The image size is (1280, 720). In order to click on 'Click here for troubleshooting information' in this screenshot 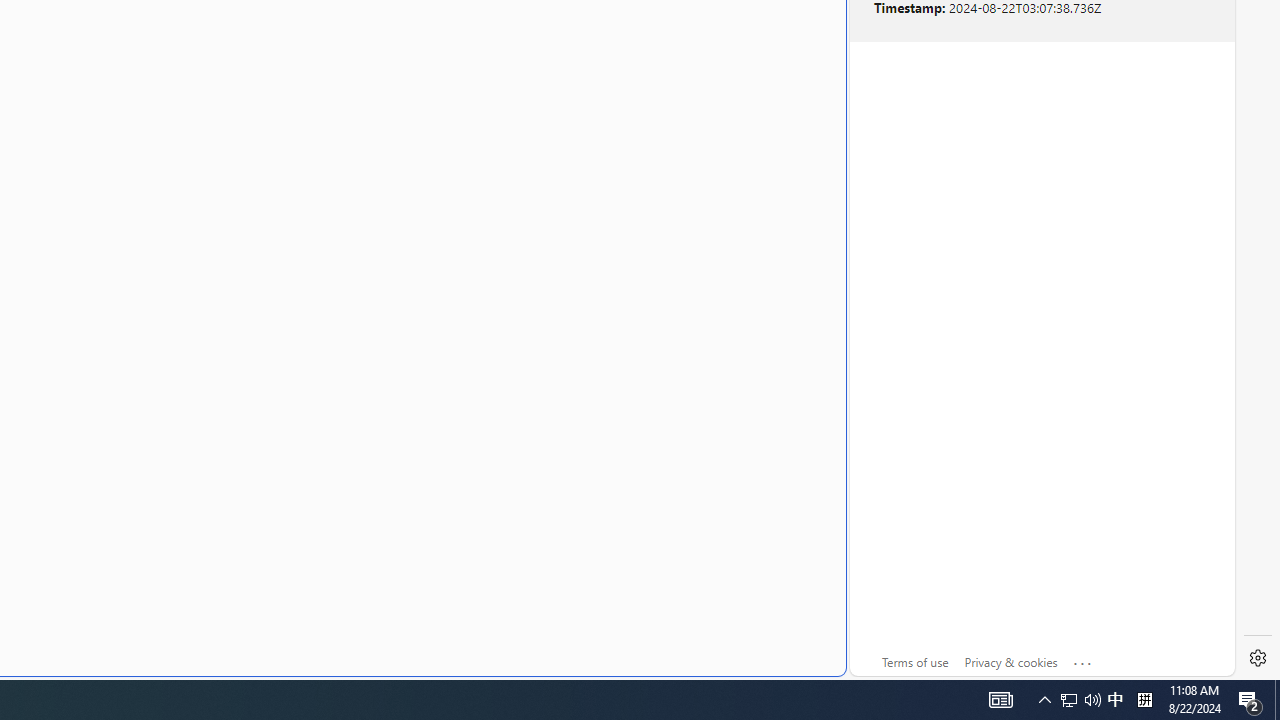, I will do `click(1082, 659)`.